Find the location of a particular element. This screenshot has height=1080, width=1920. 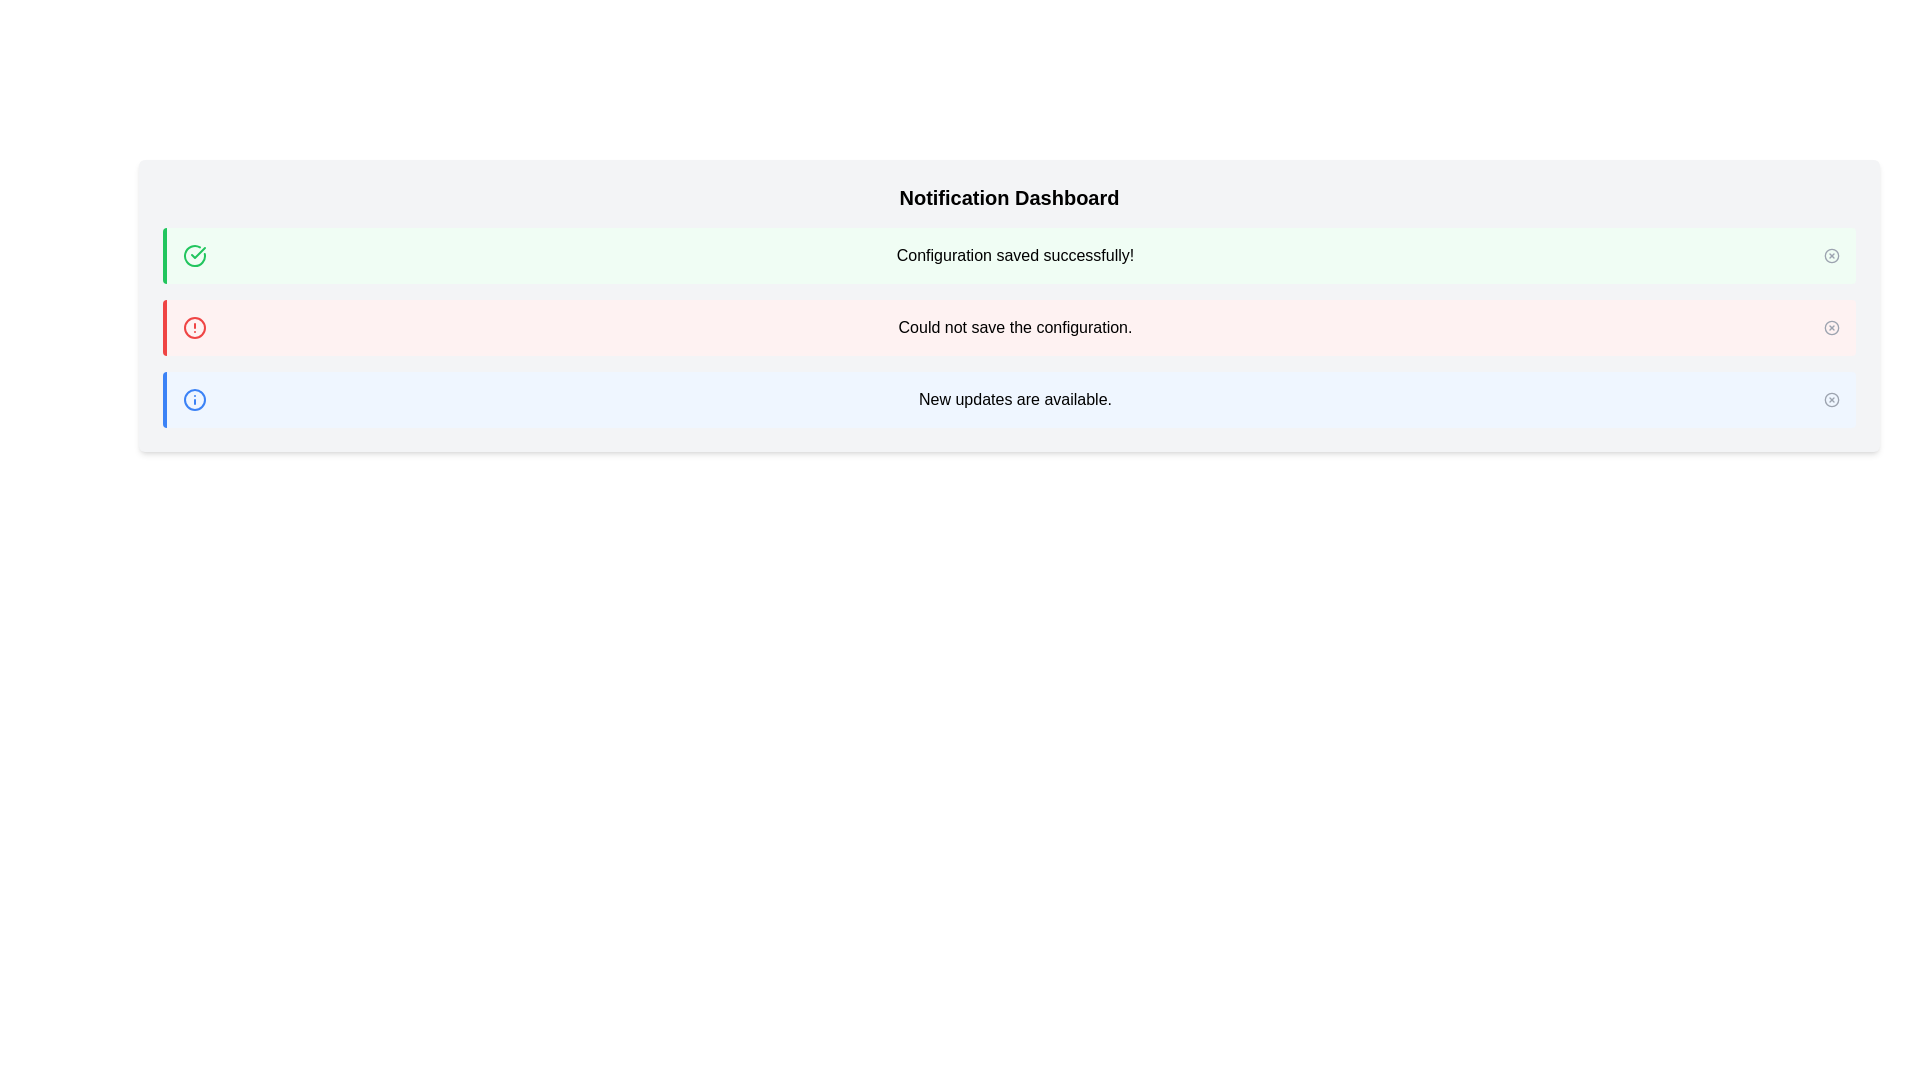

the Information Icon located at the start of the notification labeled 'New updates are available.' This icon is part of the leftmost section within a blue-colored border, indicating its informational role is located at coordinates (195, 400).